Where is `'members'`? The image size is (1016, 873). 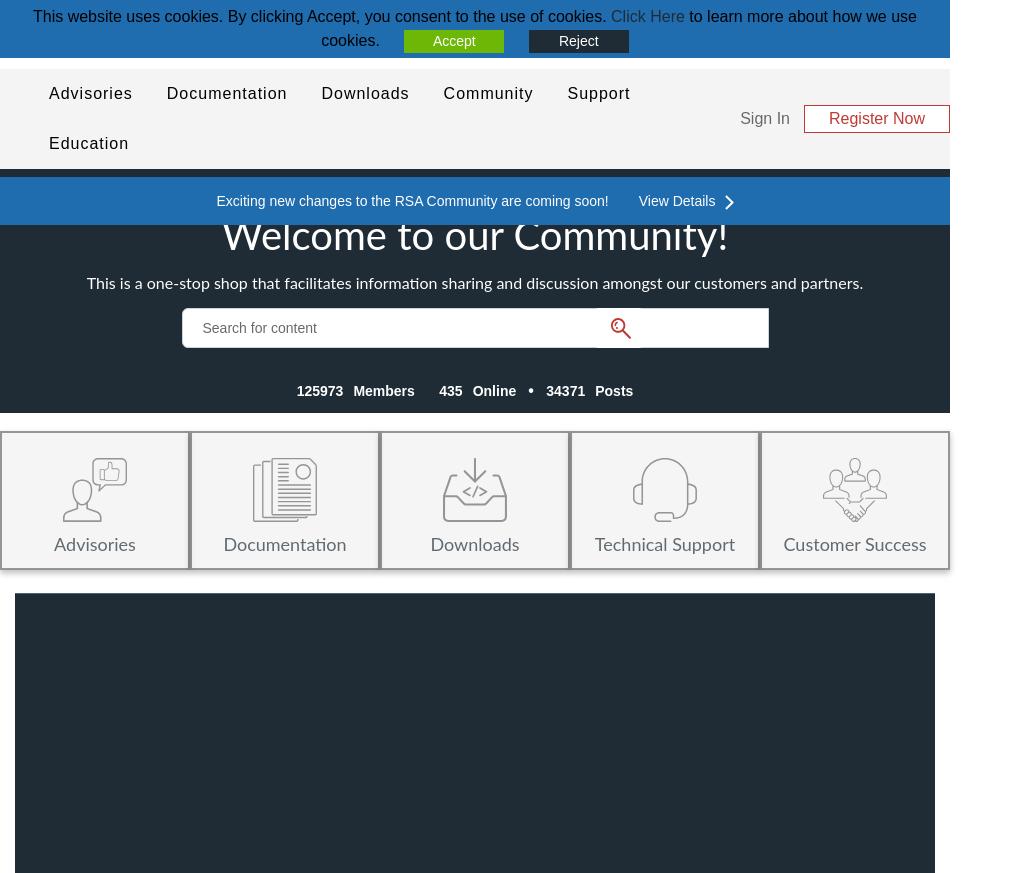 'members' is located at coordinates (382, 390).